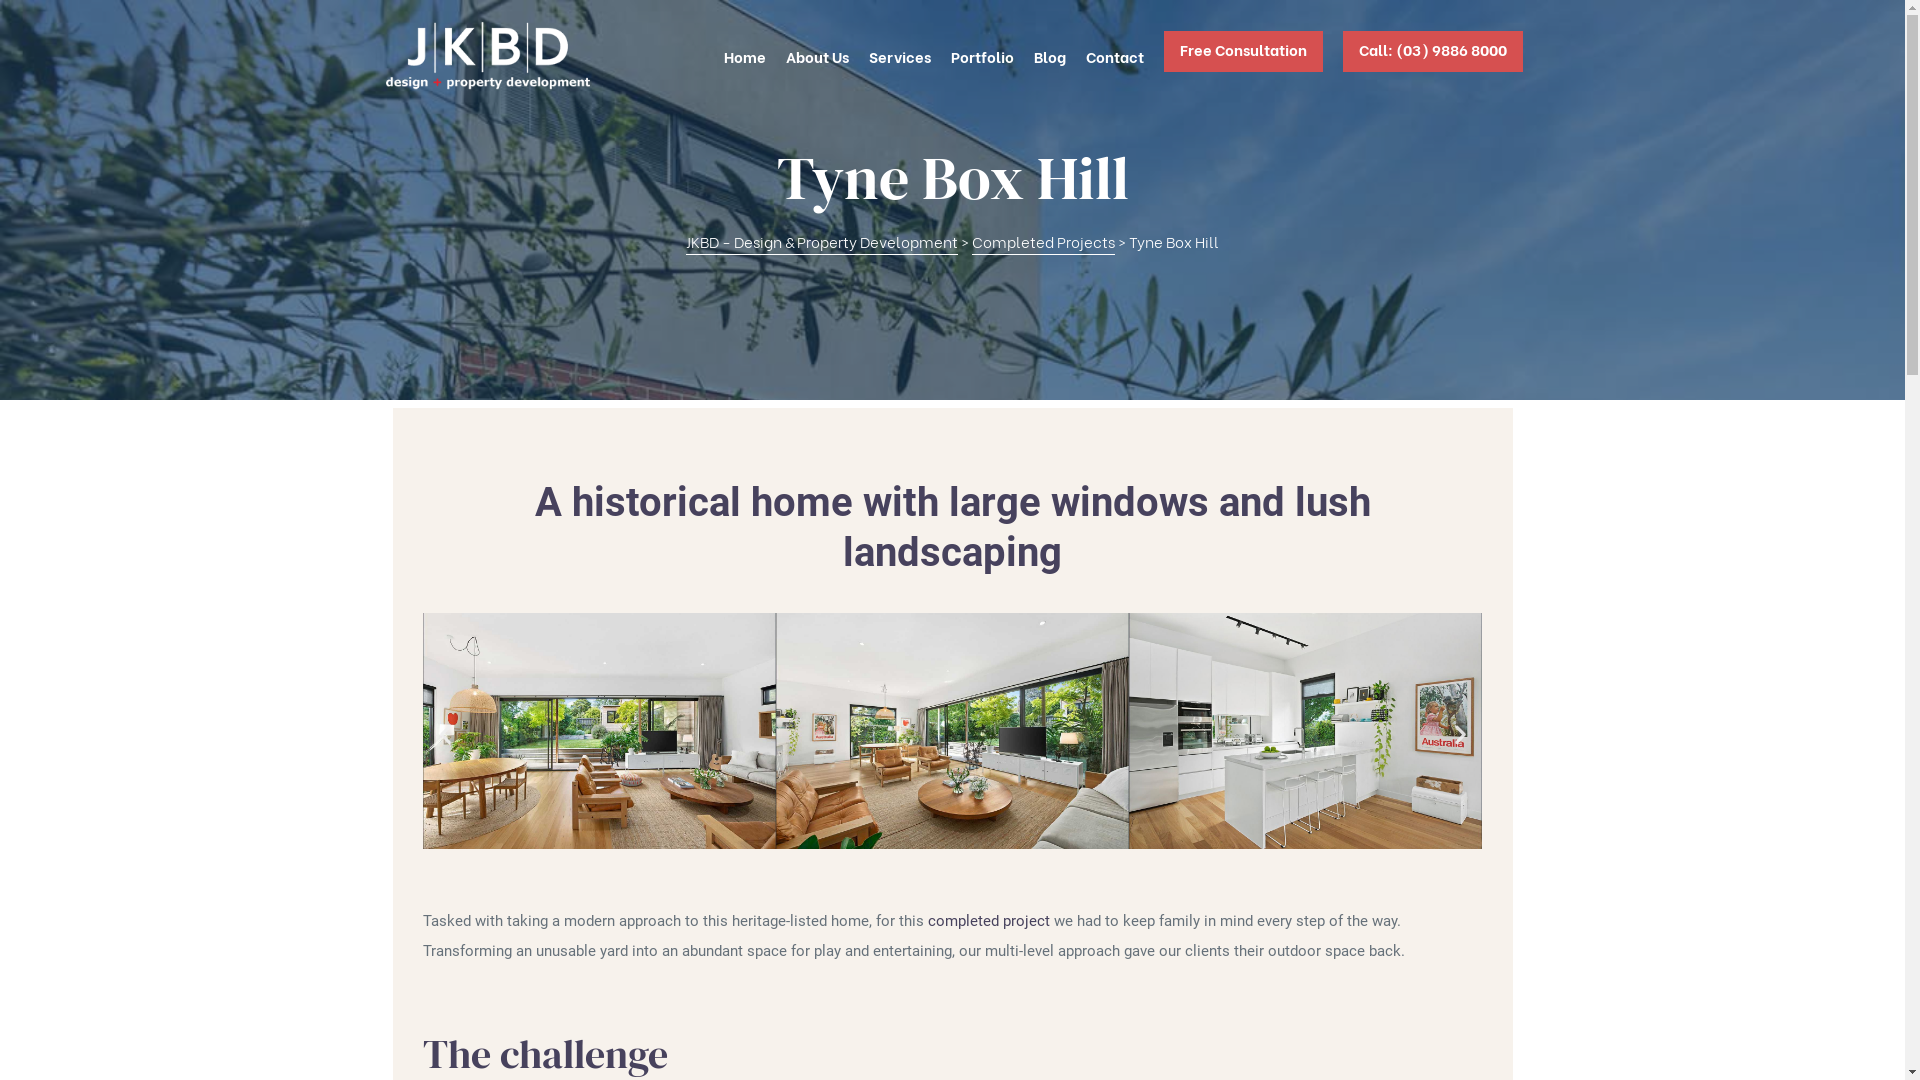 The image size is (1920, 1080). What do you see at coordinates (897, 55) in the screenshot?
I see `'Services'` at bounding box center [897, 55].